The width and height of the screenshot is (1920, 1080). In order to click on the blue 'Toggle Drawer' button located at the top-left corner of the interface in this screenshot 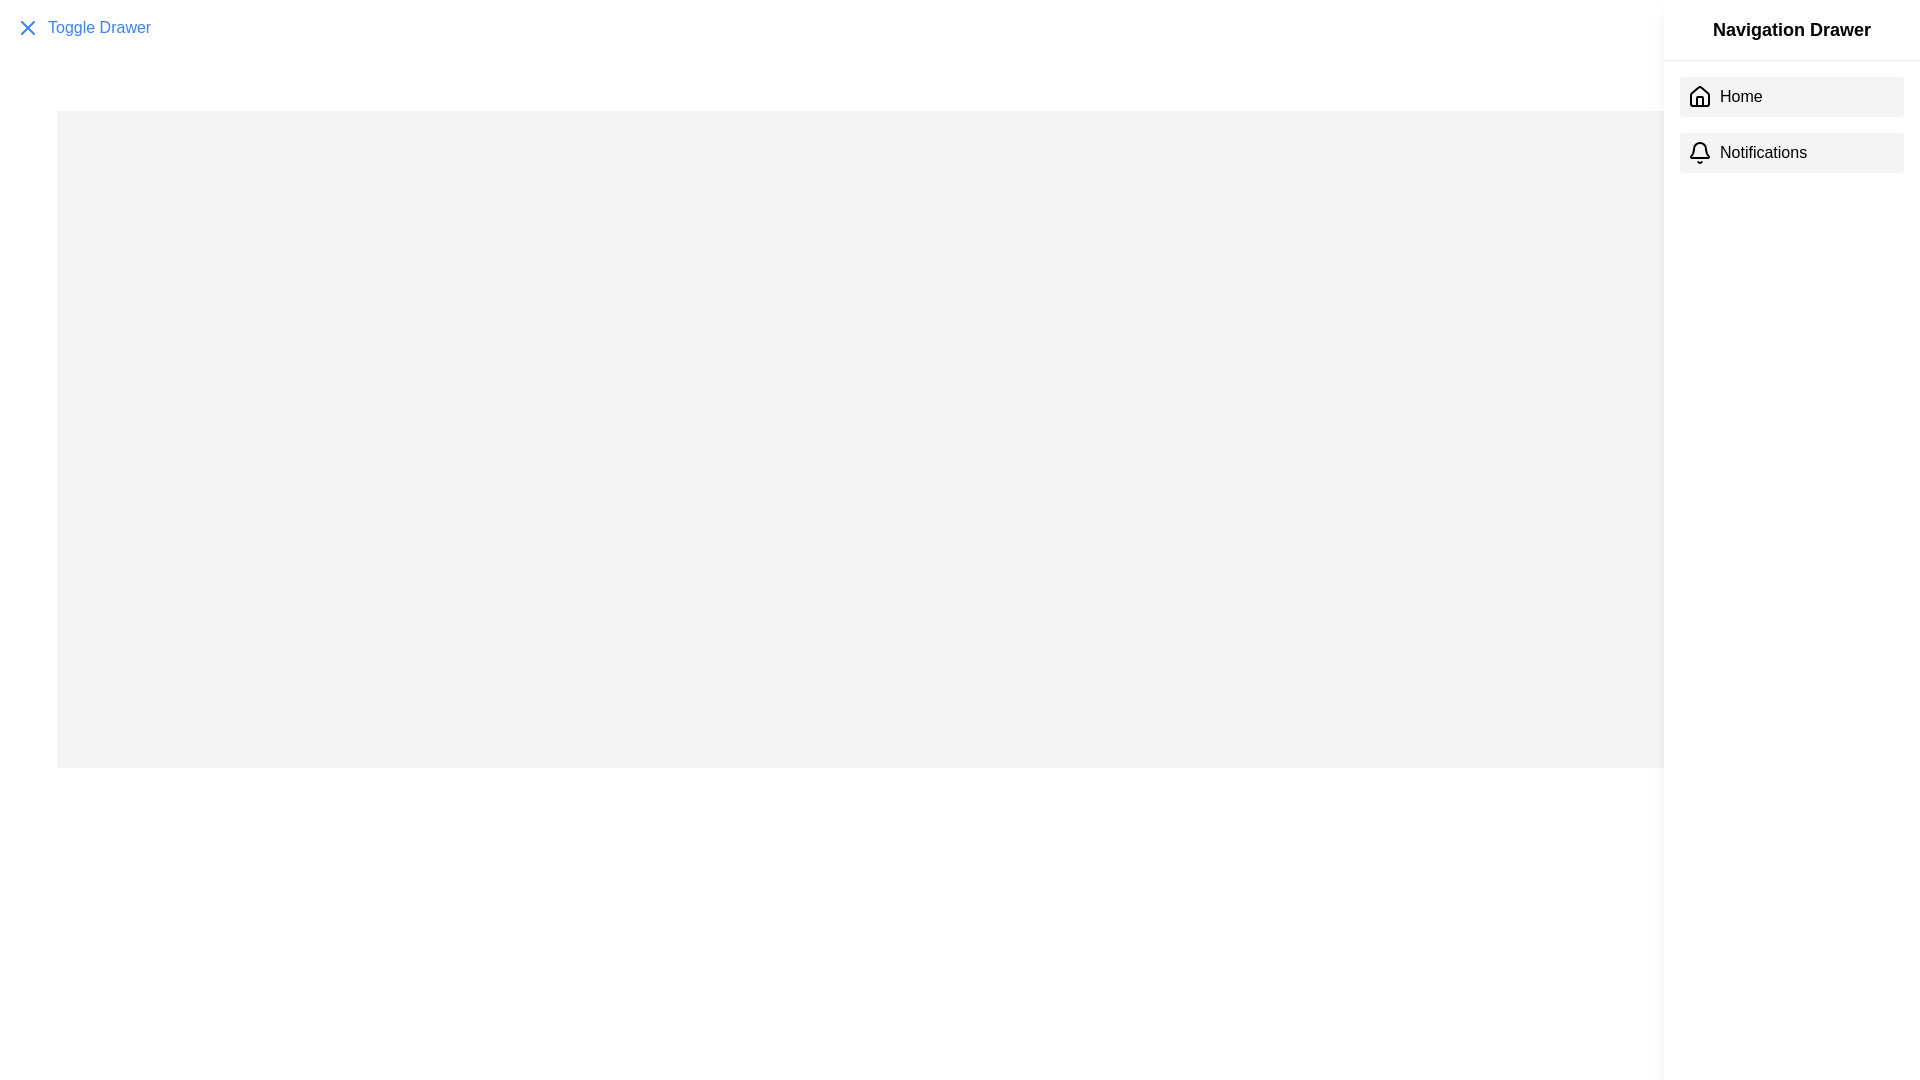, I will do `click(82, 27)`.